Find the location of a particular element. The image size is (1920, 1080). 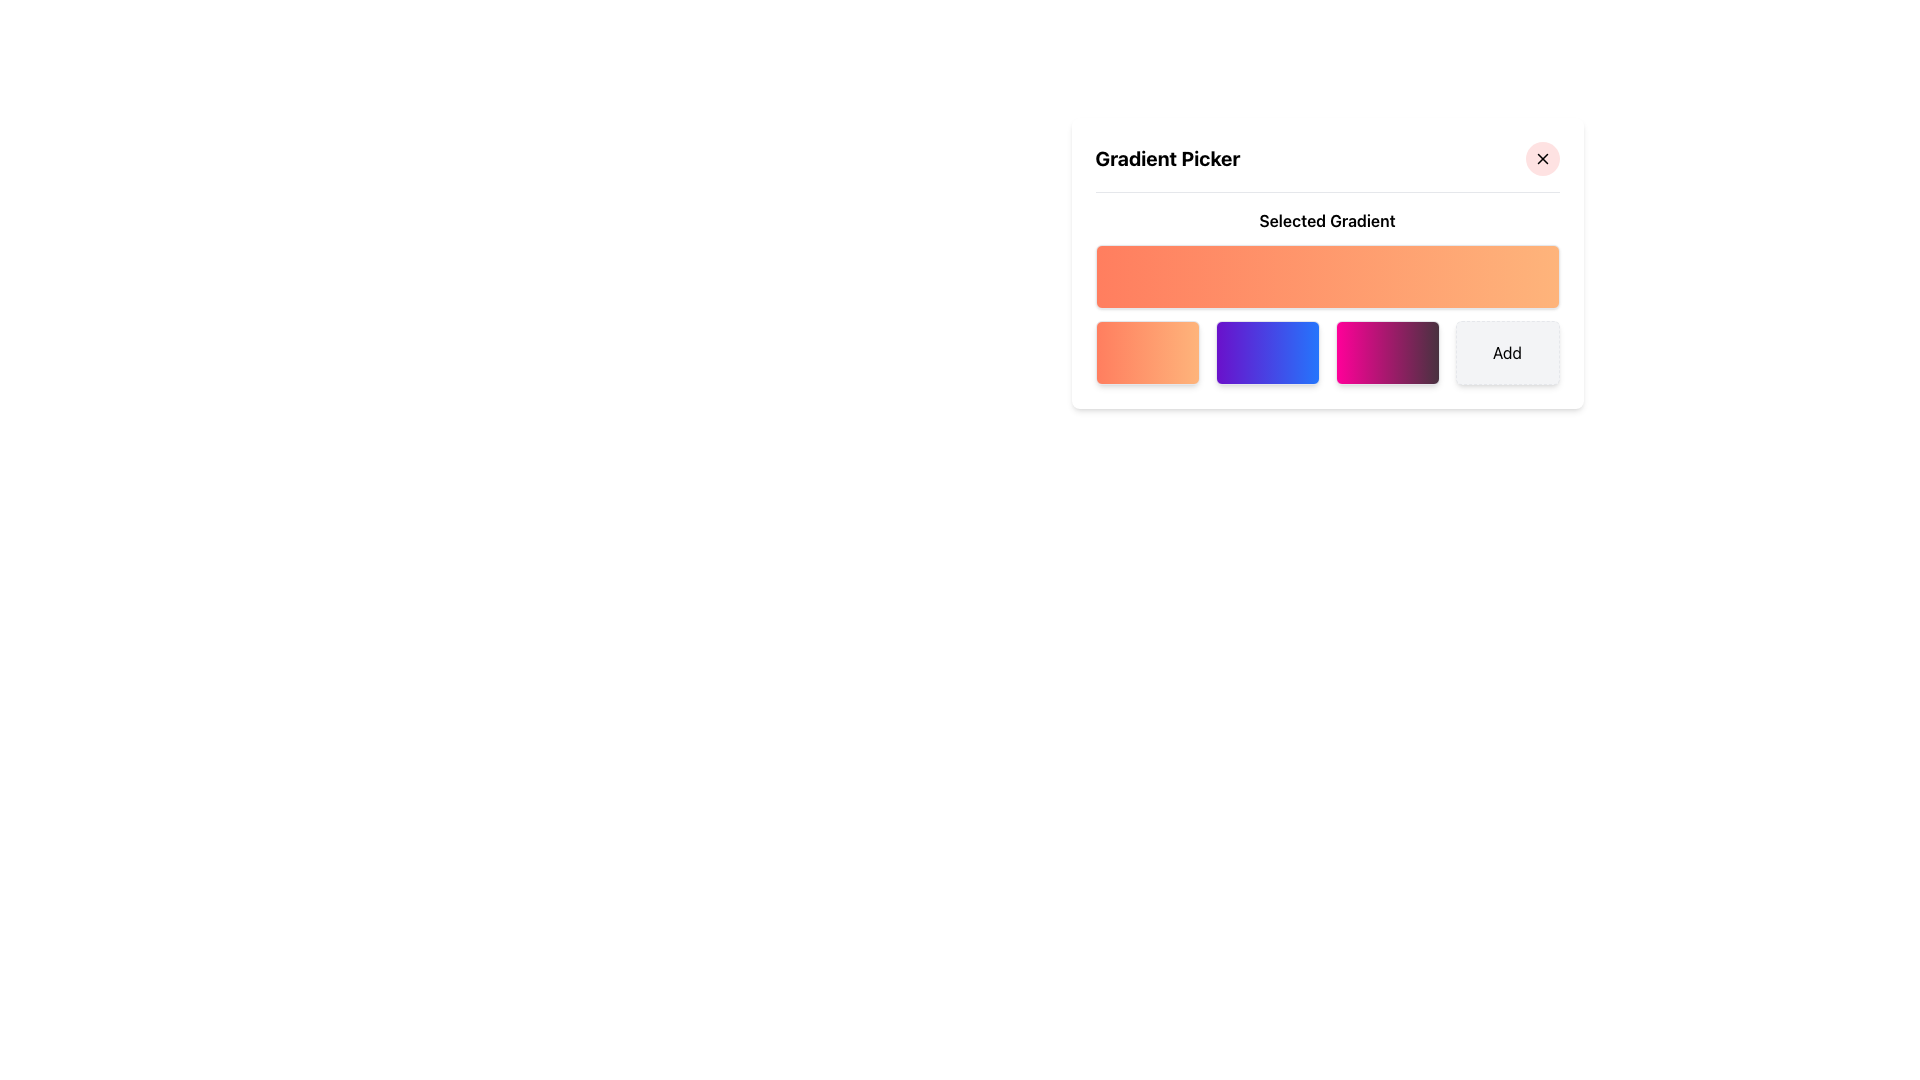

the gradient display area within the 'Gradient Picker' card, which visually shows the selected gradient style is located at coordinates (1327, 257).